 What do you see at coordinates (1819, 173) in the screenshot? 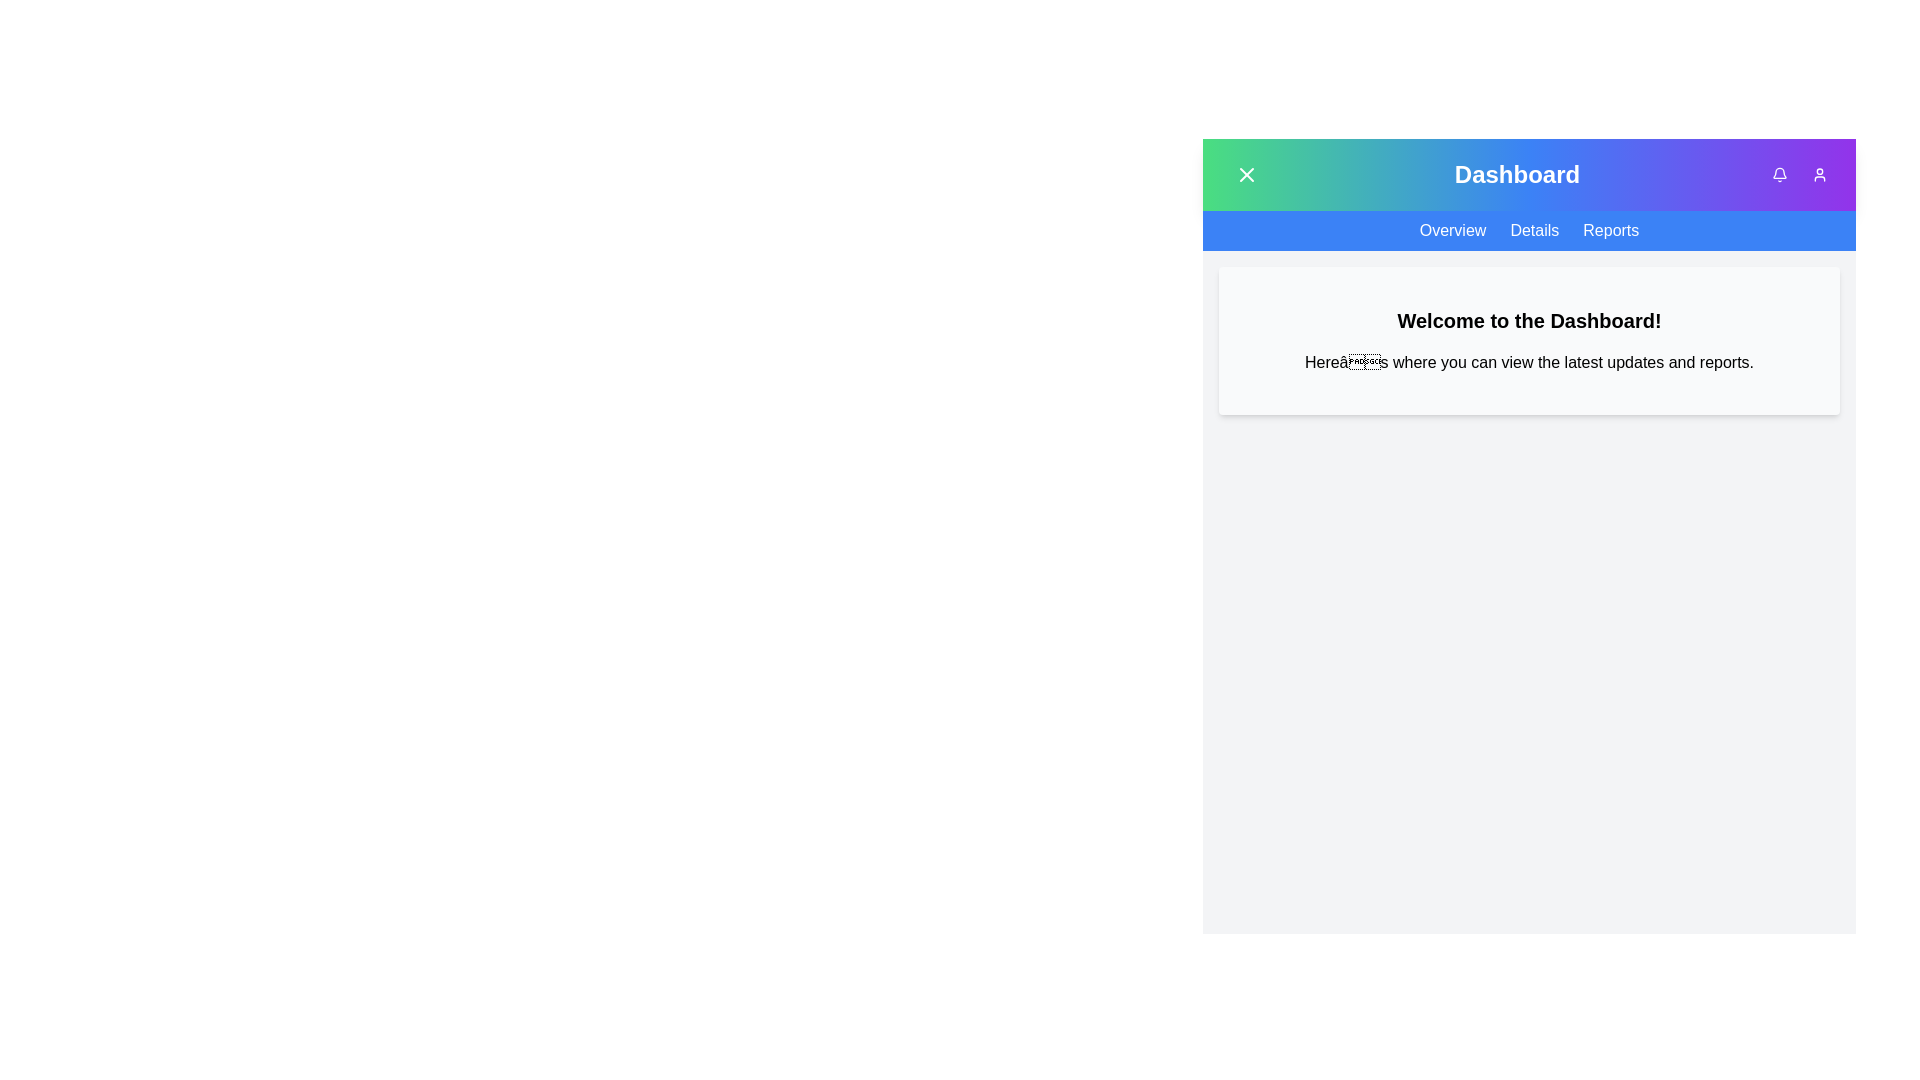
I see `the user profile icon in the top-right corner` at bounding box center [1819, 173].